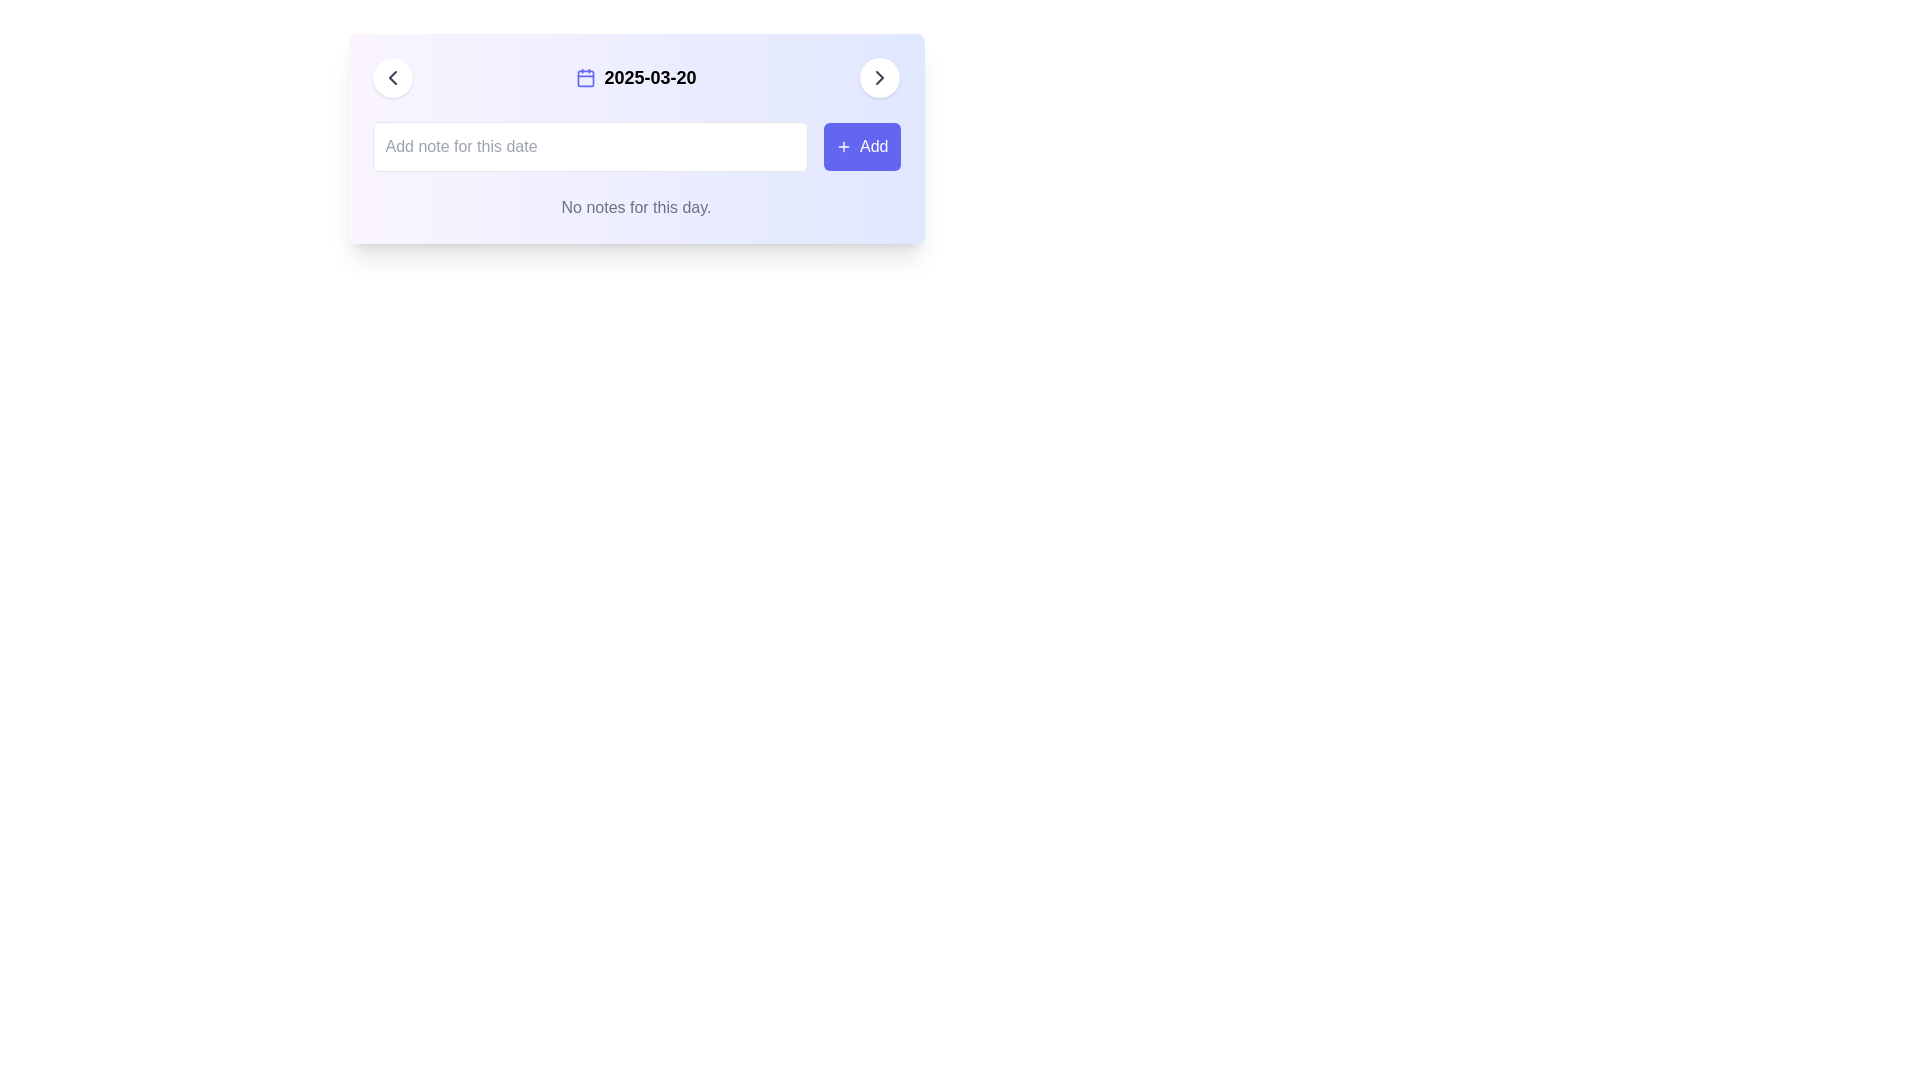  I want to click on the leftward-pointing chevron icon inside the circular white button at the top left of the interface bar, so click(392, 76).